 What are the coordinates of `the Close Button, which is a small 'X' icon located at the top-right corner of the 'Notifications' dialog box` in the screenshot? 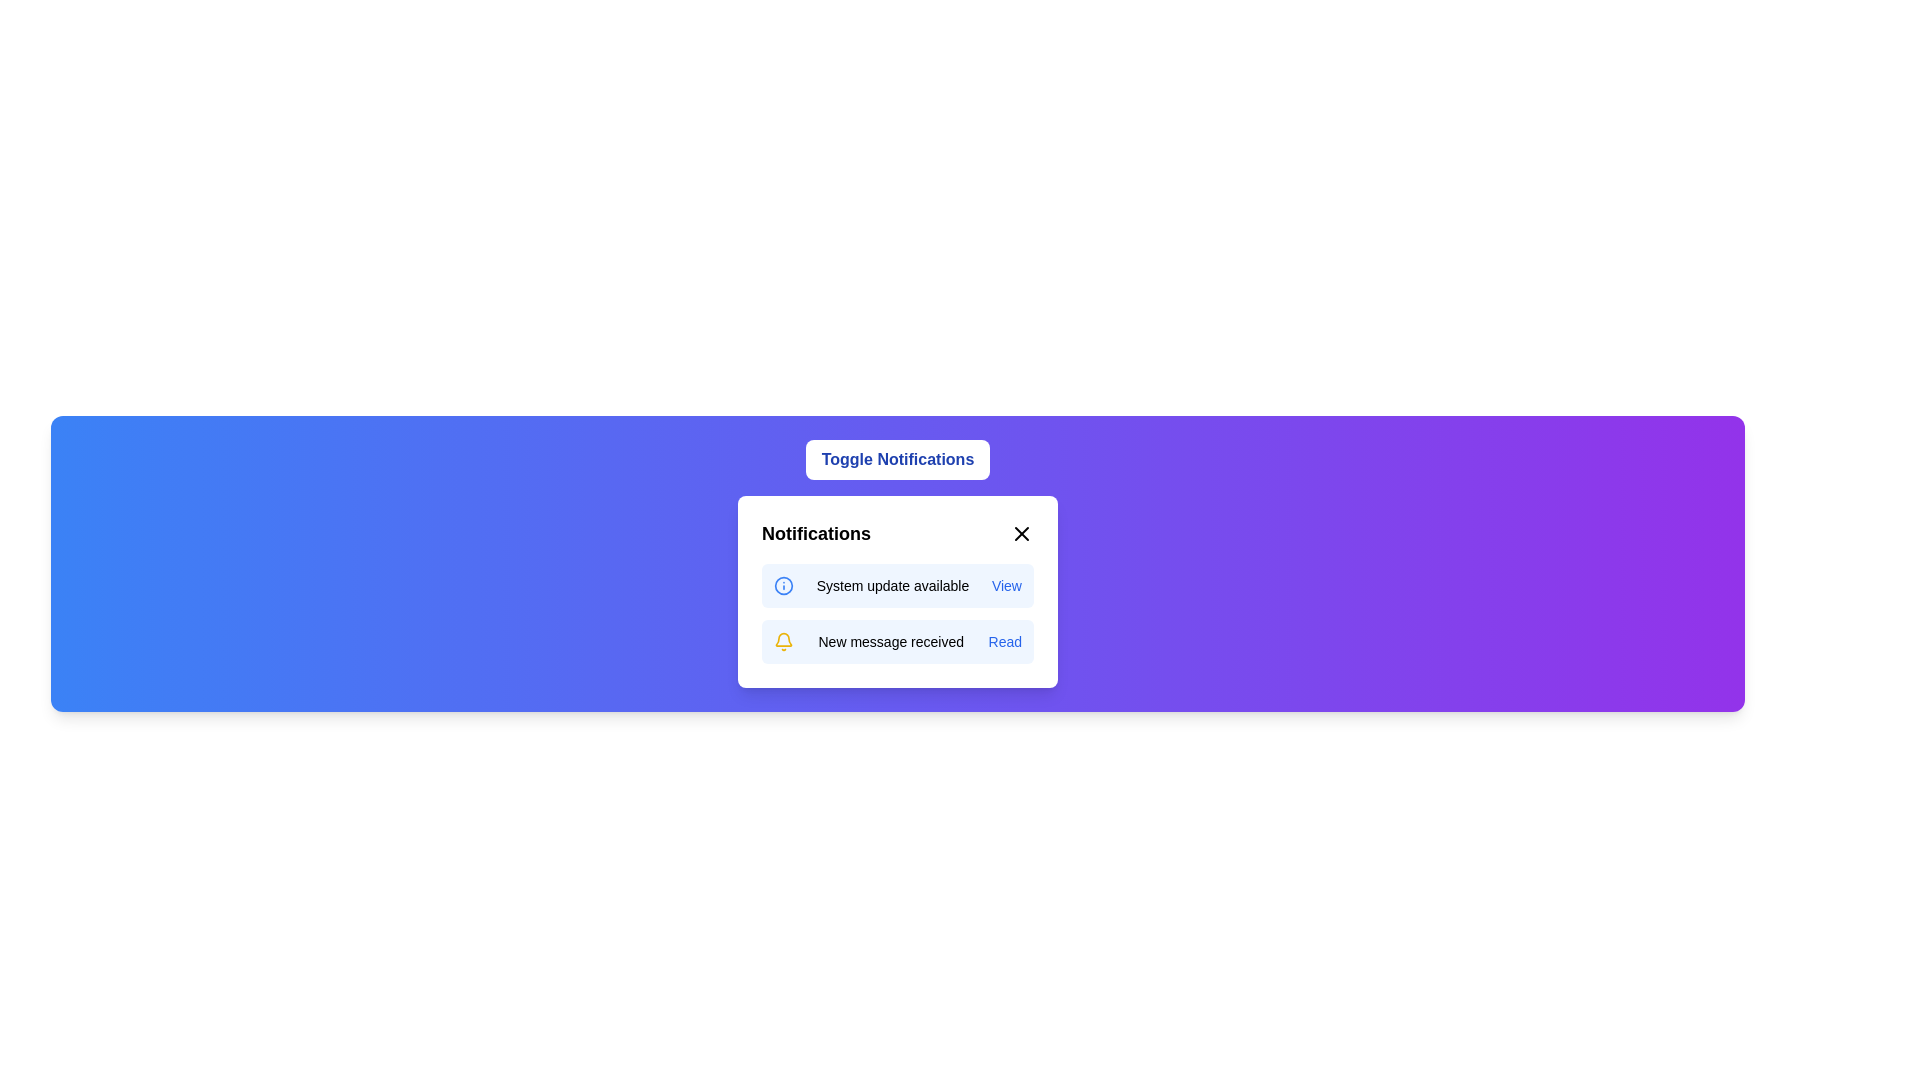 It's located at (1022, 532).